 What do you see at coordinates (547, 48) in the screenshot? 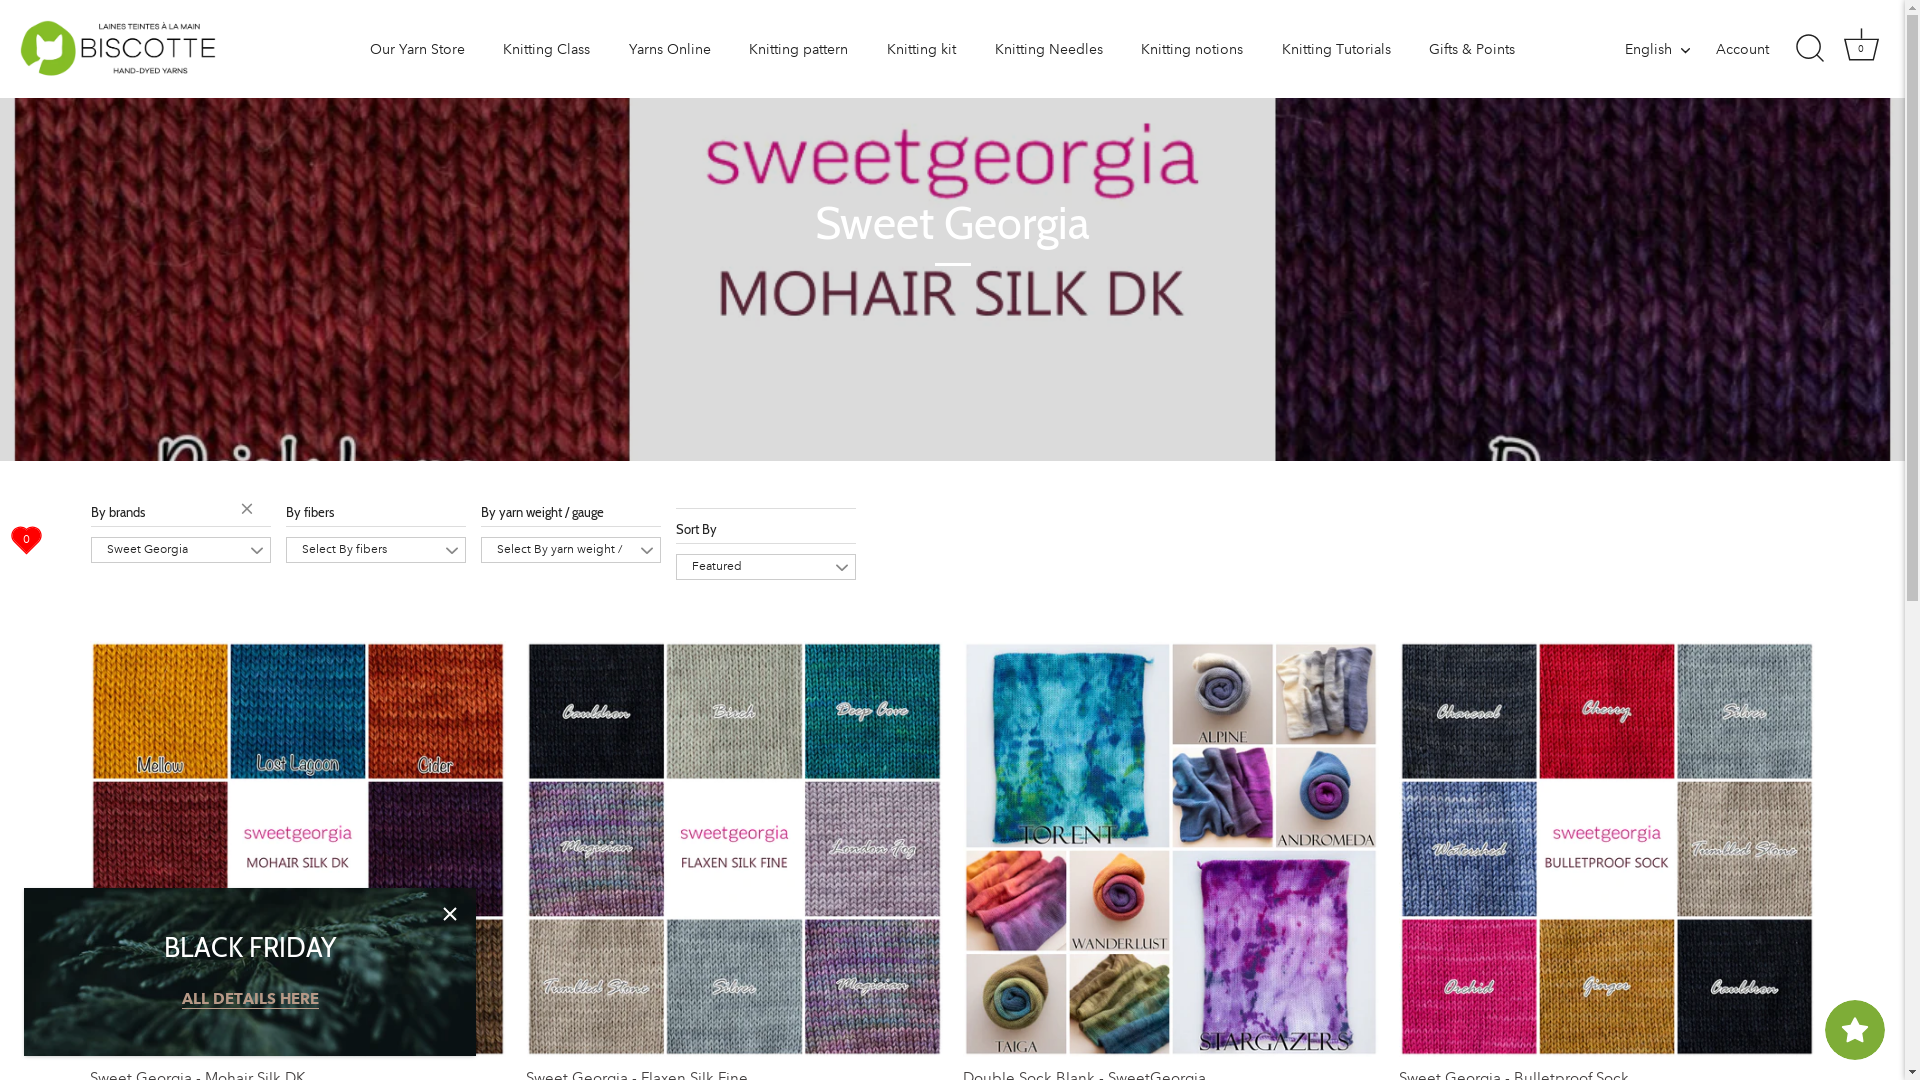
I see `'Knitting Class'` at bounding box center [547, 48].